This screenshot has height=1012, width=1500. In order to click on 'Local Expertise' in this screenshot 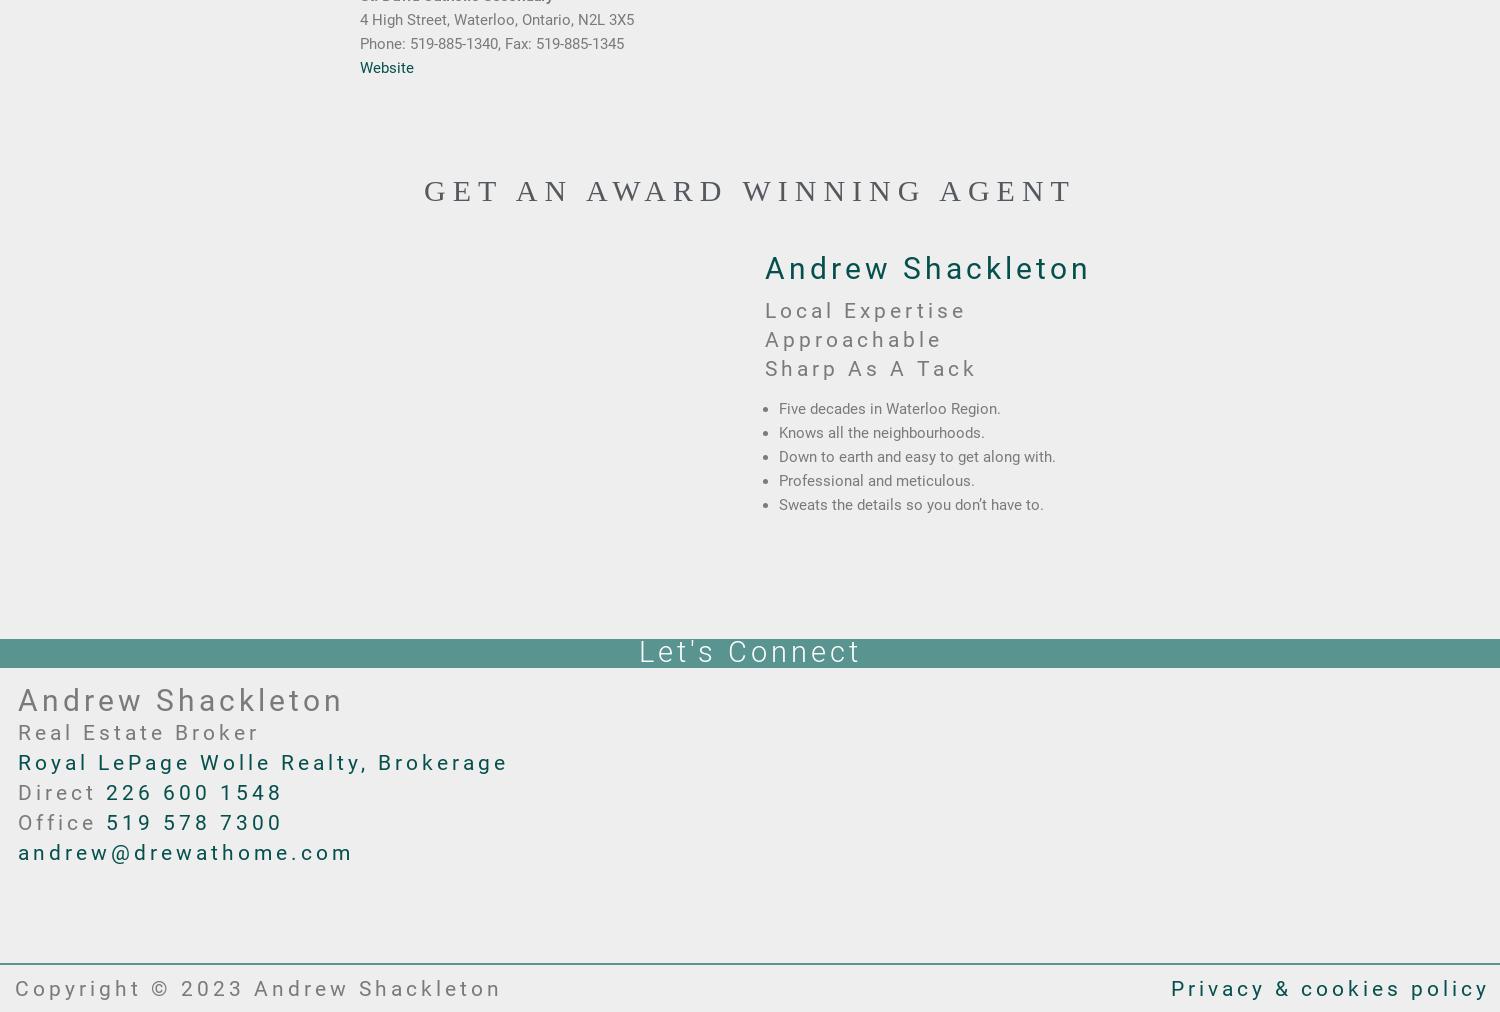, I will do `click(864, 308)`.